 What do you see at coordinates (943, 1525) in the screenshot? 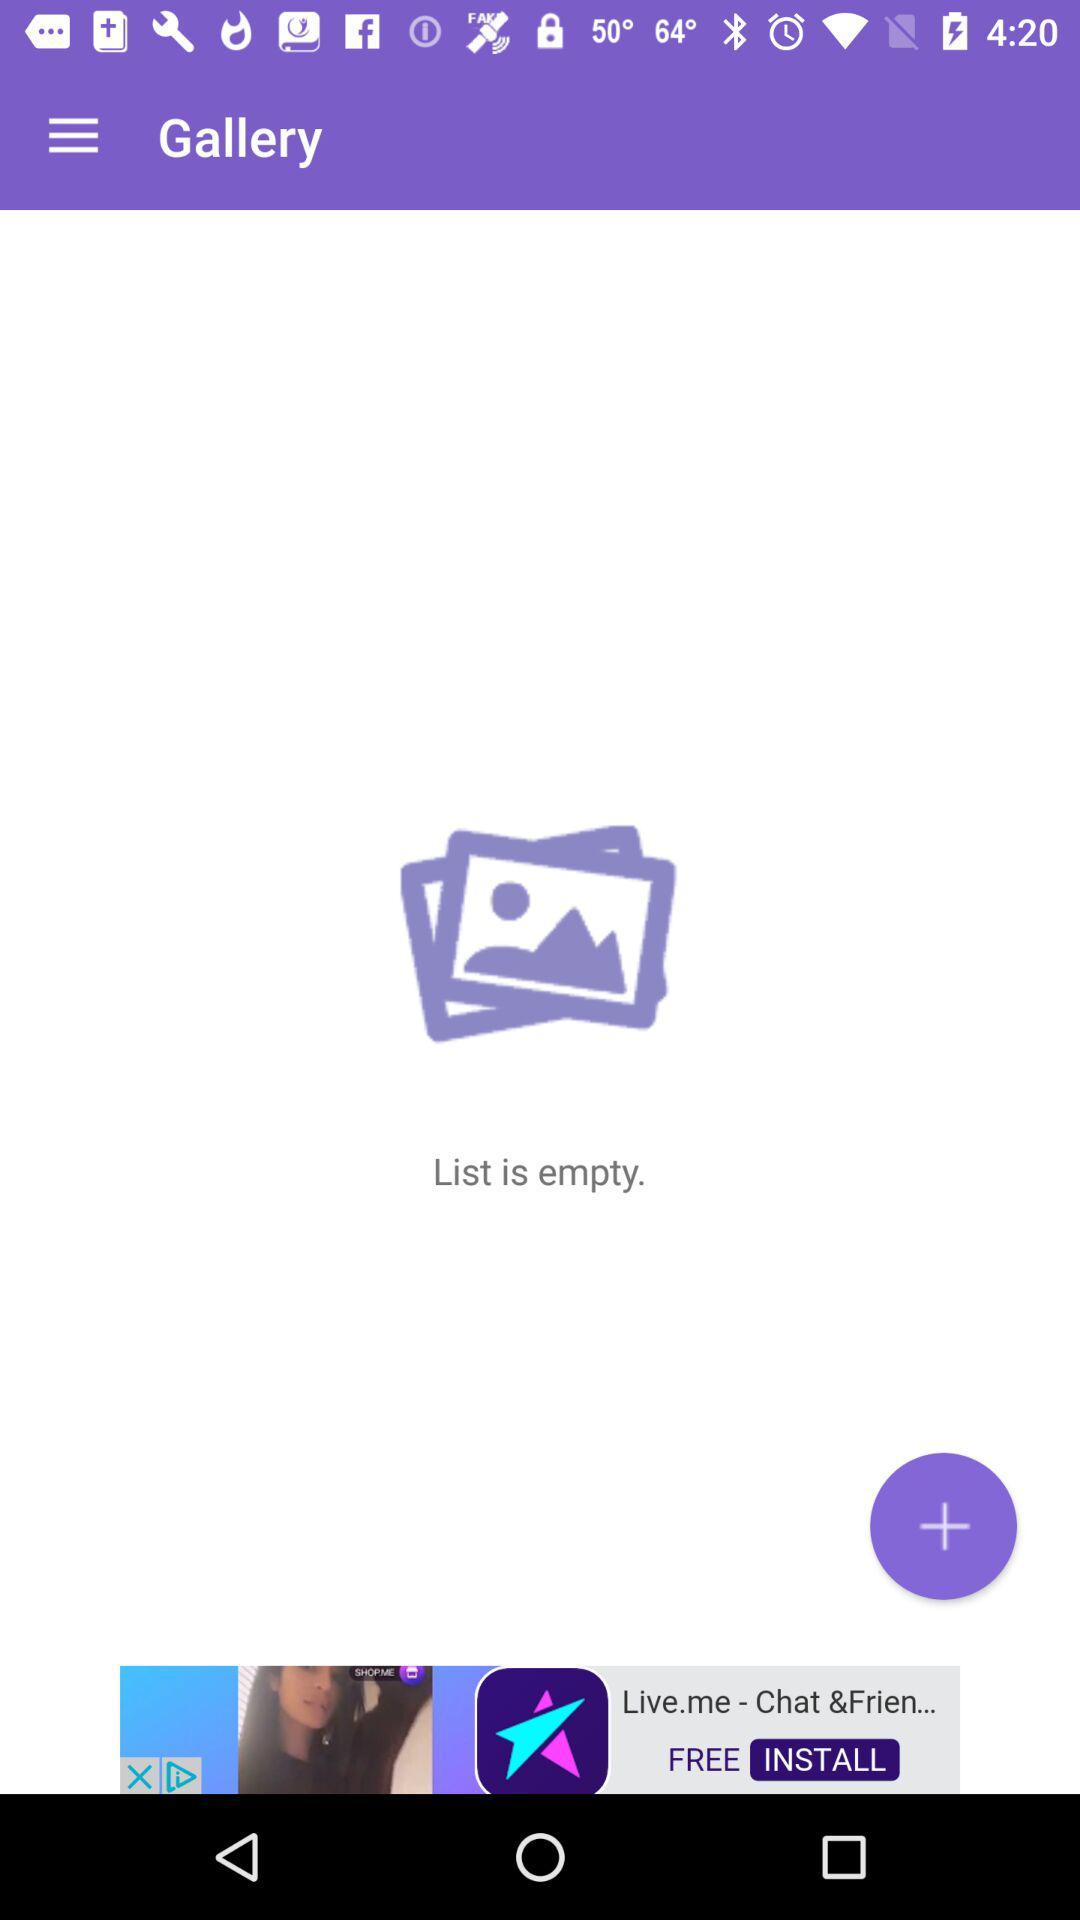
I see `photo` at bounding box center [943, 1525].